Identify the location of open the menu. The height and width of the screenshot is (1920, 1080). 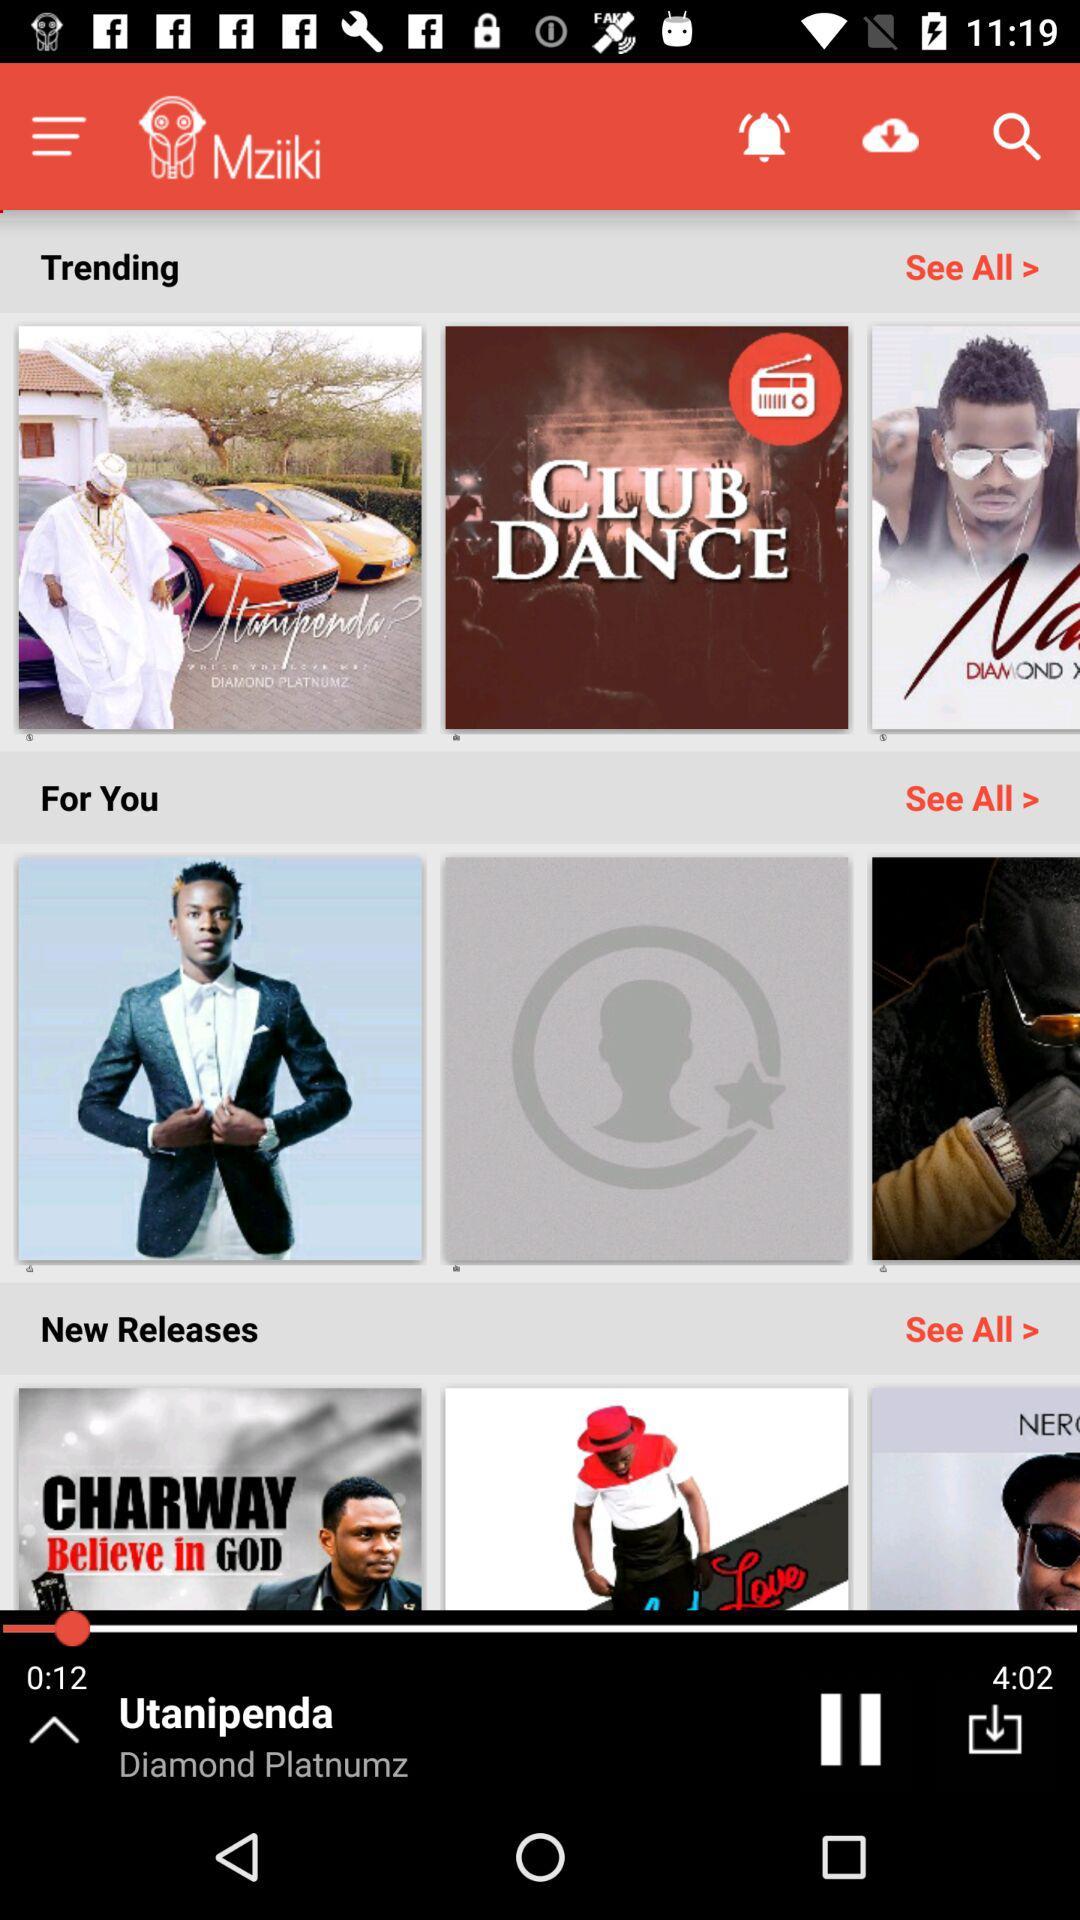
(57, 135).